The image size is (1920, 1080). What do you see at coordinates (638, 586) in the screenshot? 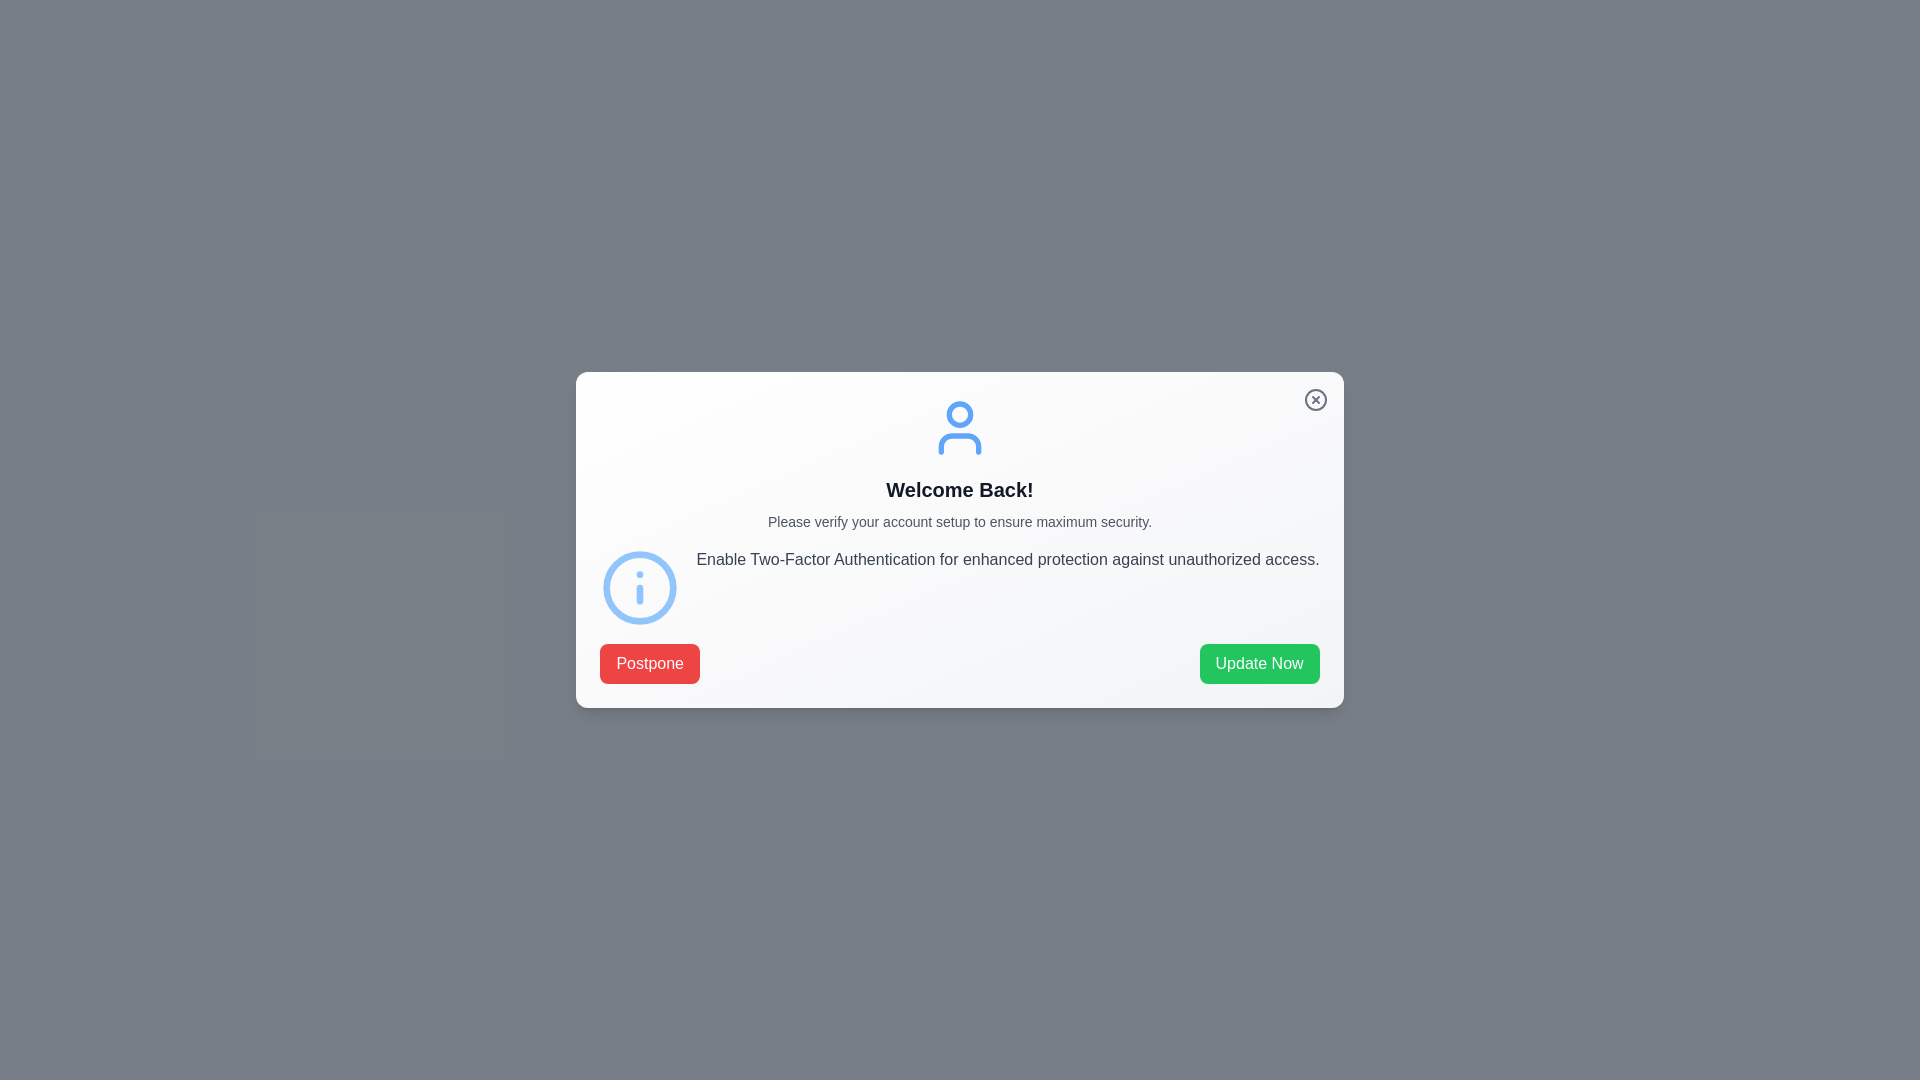
I see `the informational icon to view additional details` at bounding box center [638, 586].